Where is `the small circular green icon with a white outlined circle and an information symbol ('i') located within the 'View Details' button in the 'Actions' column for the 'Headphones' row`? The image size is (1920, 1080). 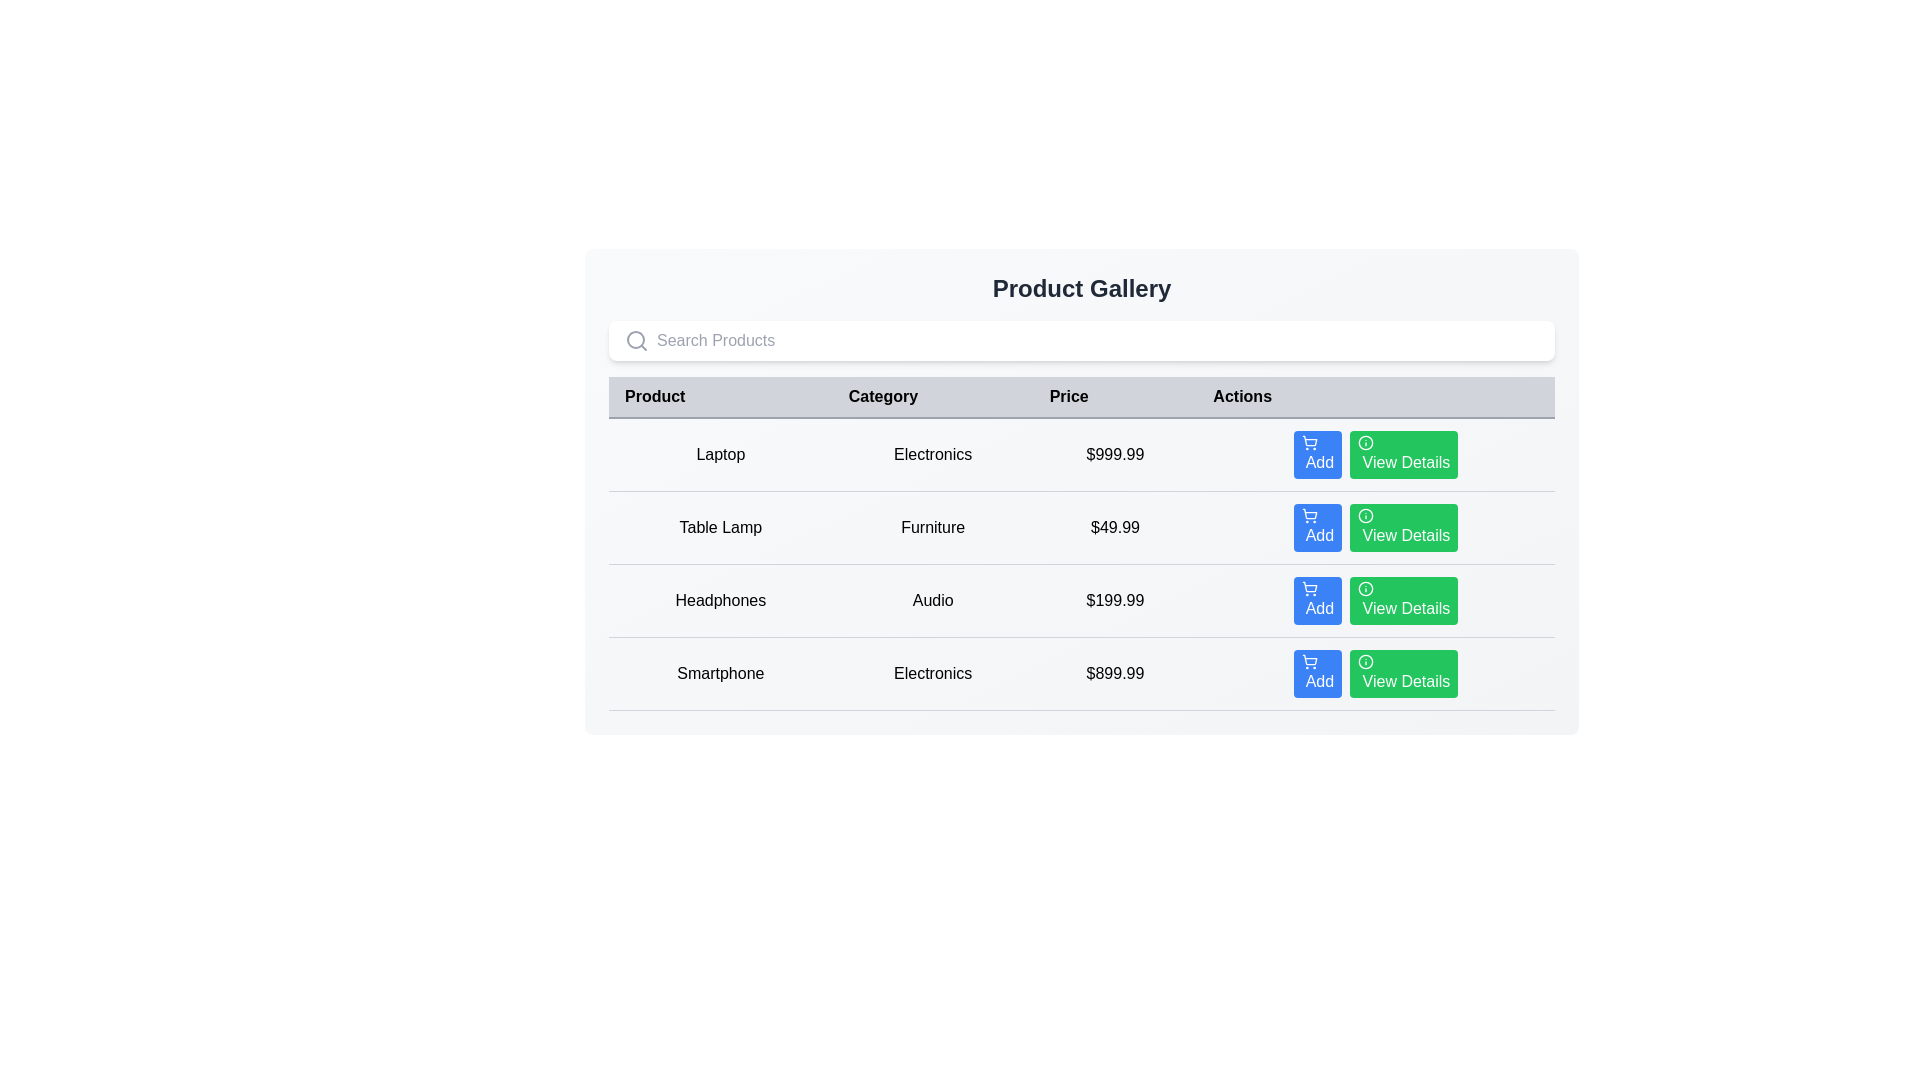
the small circular green icon with a white outlined circle and an information symbol ('i') located within the 'View Details' button in the 'Actions' column for the 'Headphones' row is located at coordinates (1365, 588).